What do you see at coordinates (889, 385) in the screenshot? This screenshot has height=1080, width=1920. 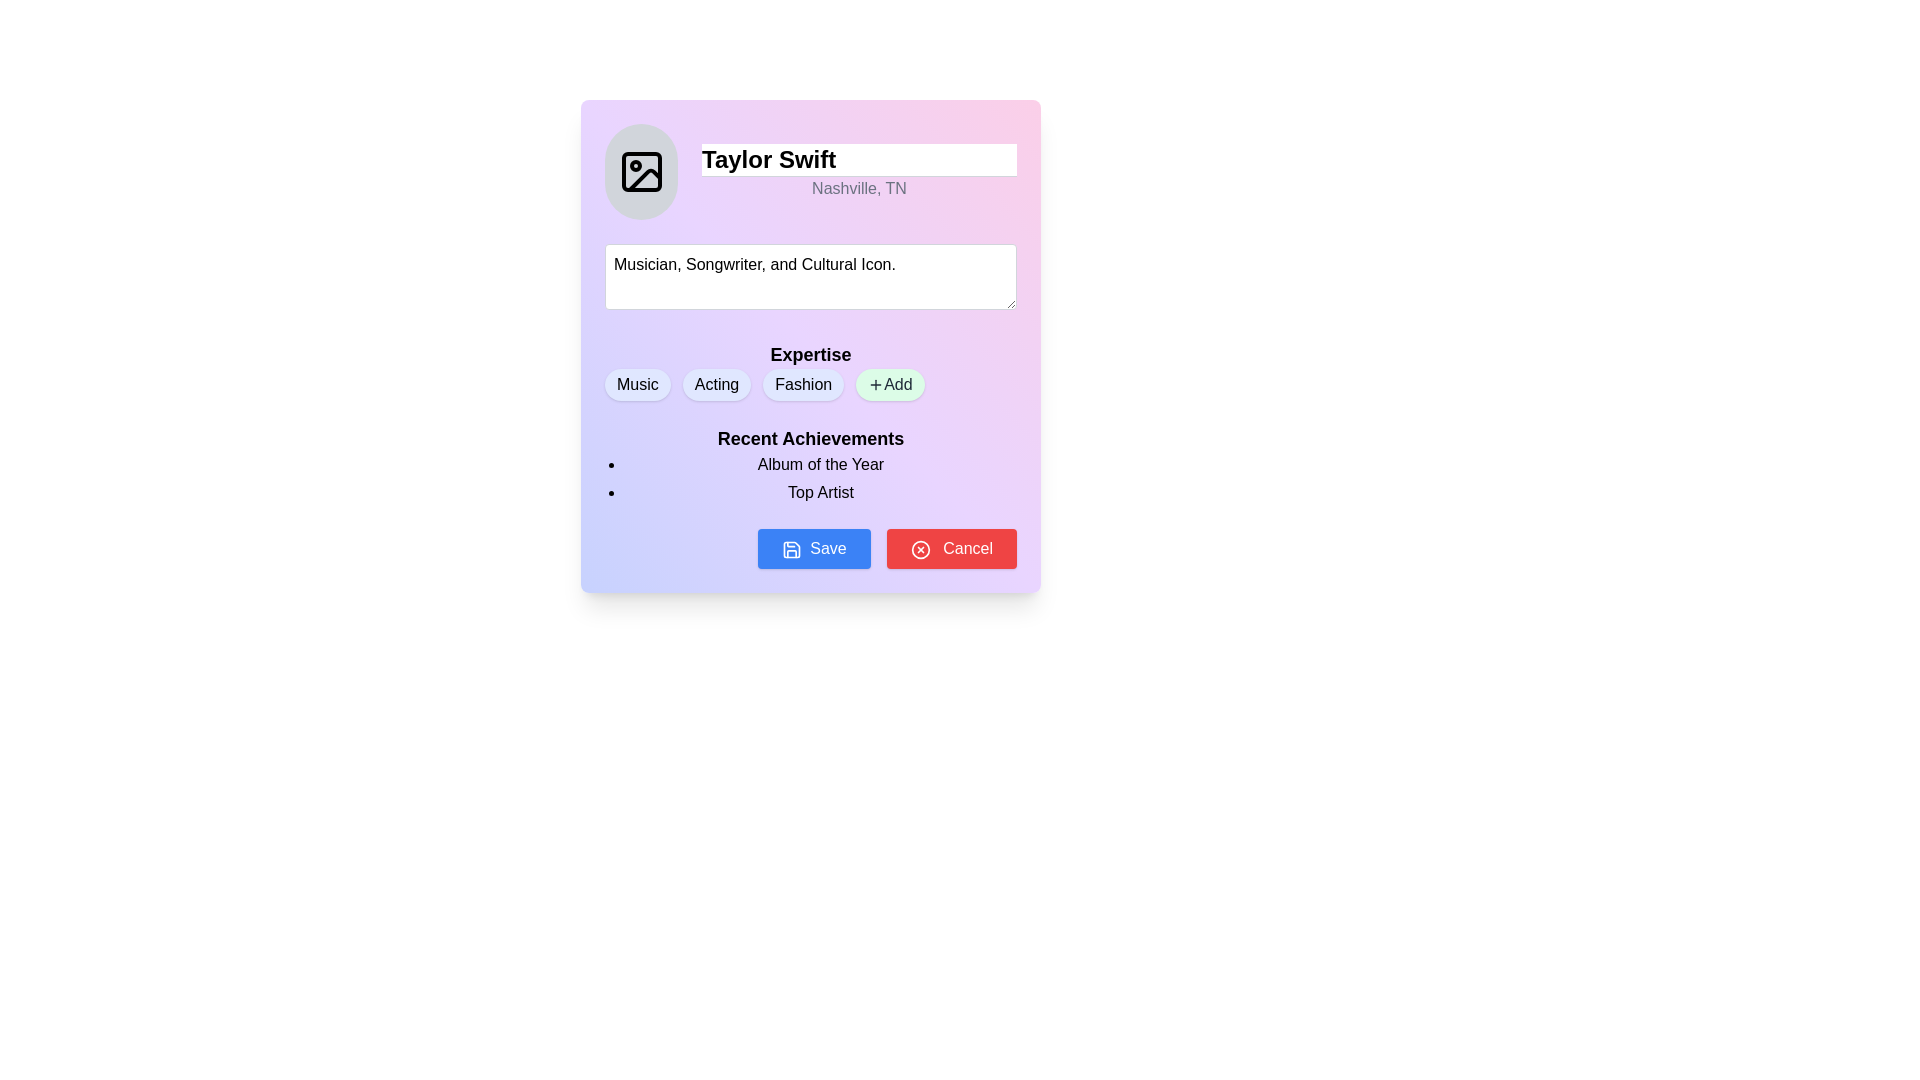 I see `the 'Add' button located to the right of the 'Music', 'Acting', and 'Fashion' tags, which is part of the 'Expertise' section` at bounding box center [889, 385].